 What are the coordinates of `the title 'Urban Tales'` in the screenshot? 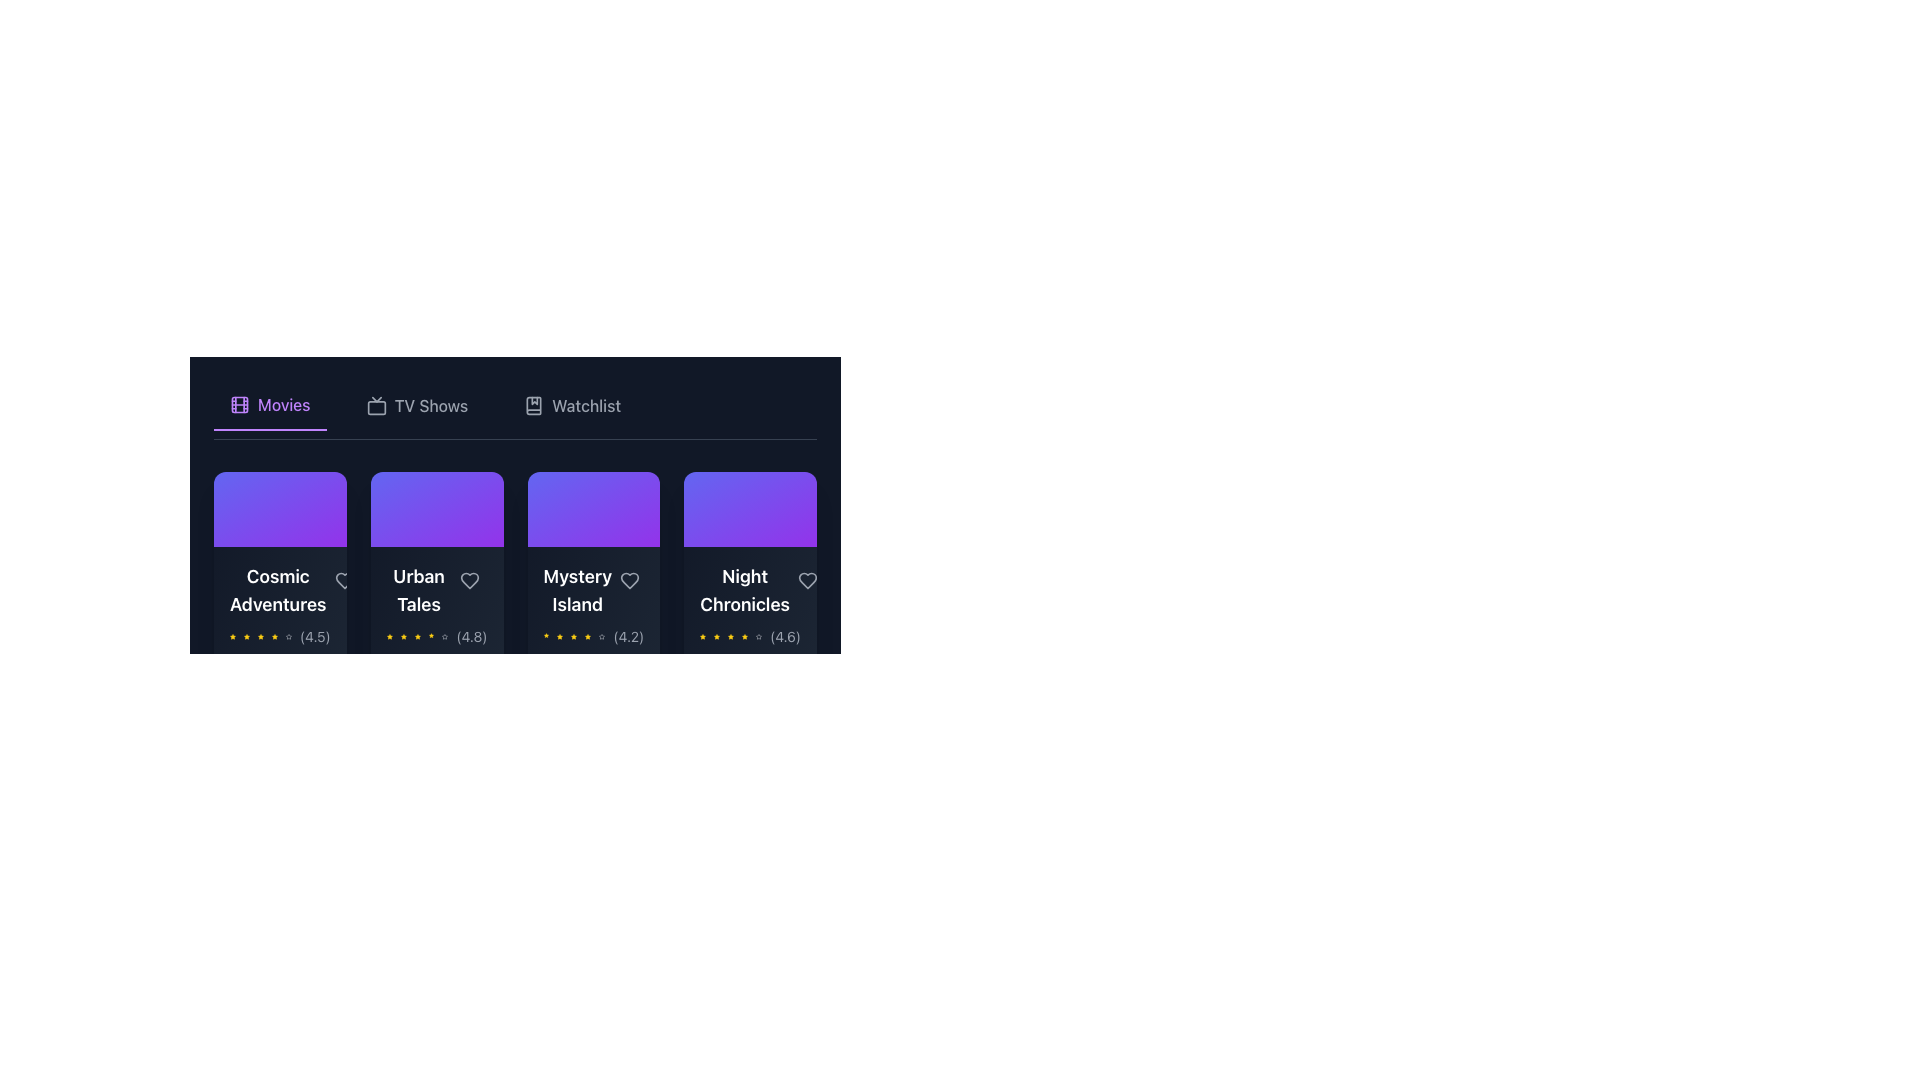 It's located at (418, 589).